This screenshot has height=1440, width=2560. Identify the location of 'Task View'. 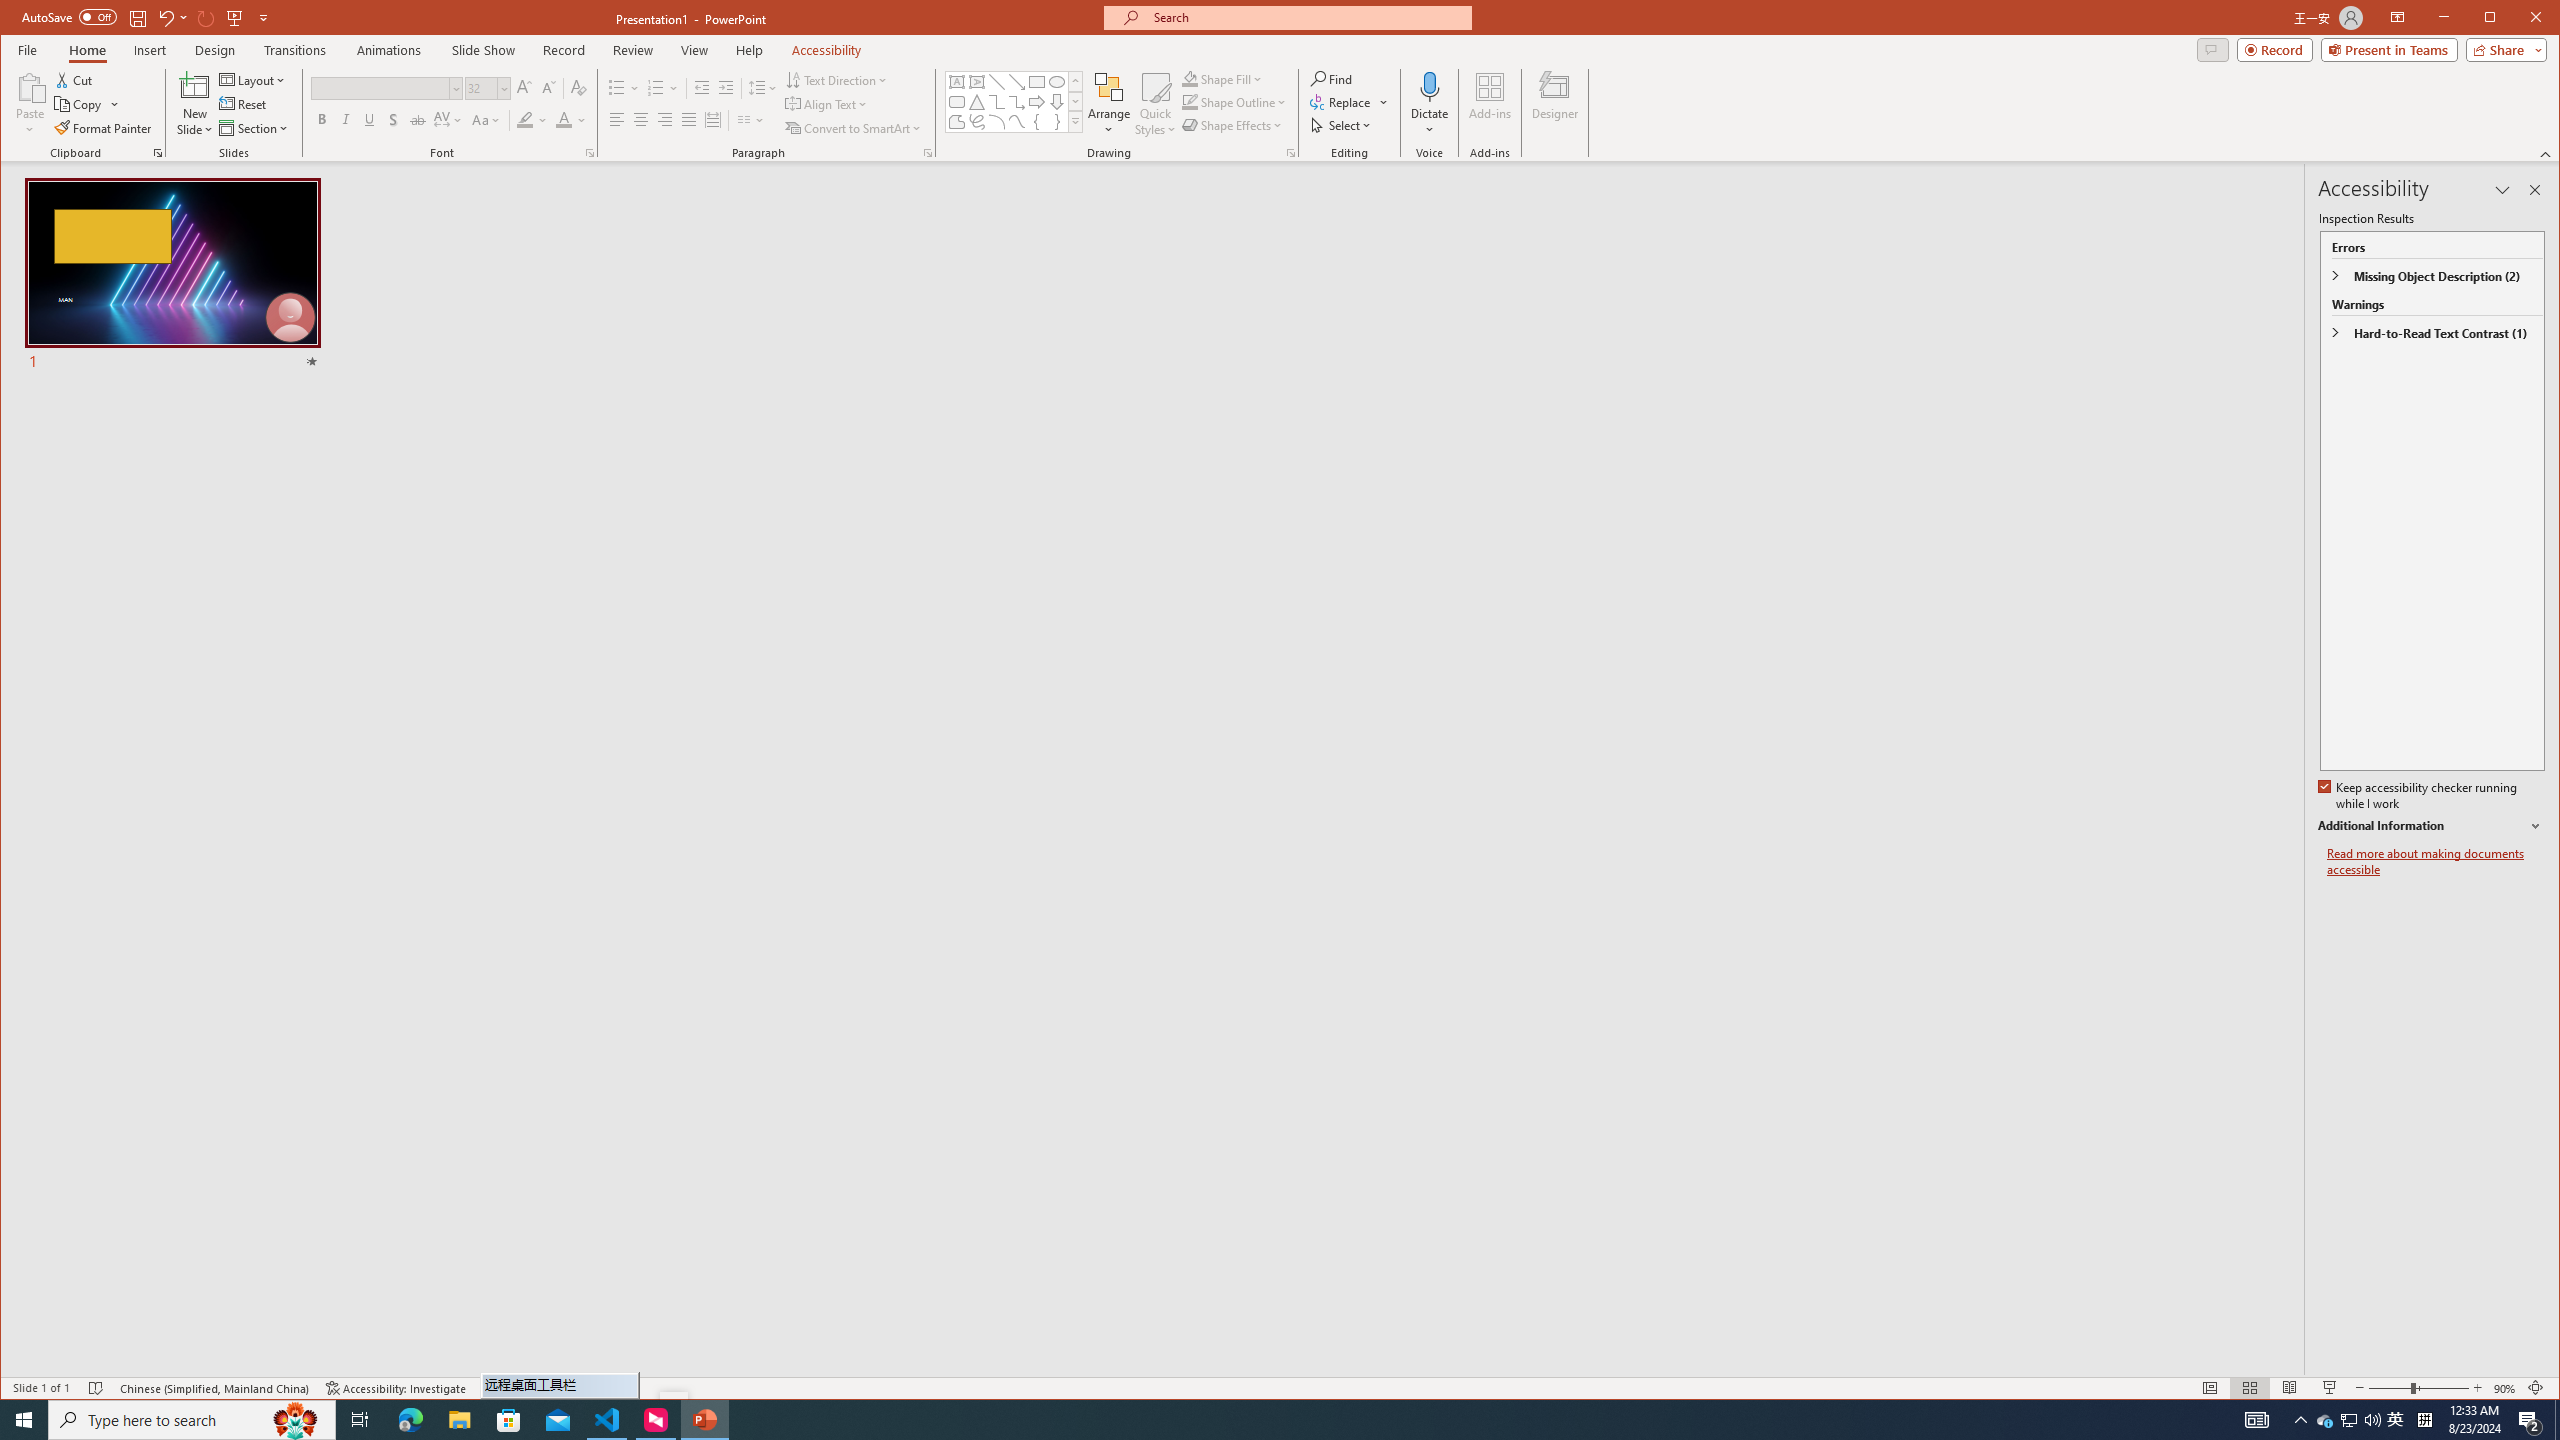
(358, 1418).